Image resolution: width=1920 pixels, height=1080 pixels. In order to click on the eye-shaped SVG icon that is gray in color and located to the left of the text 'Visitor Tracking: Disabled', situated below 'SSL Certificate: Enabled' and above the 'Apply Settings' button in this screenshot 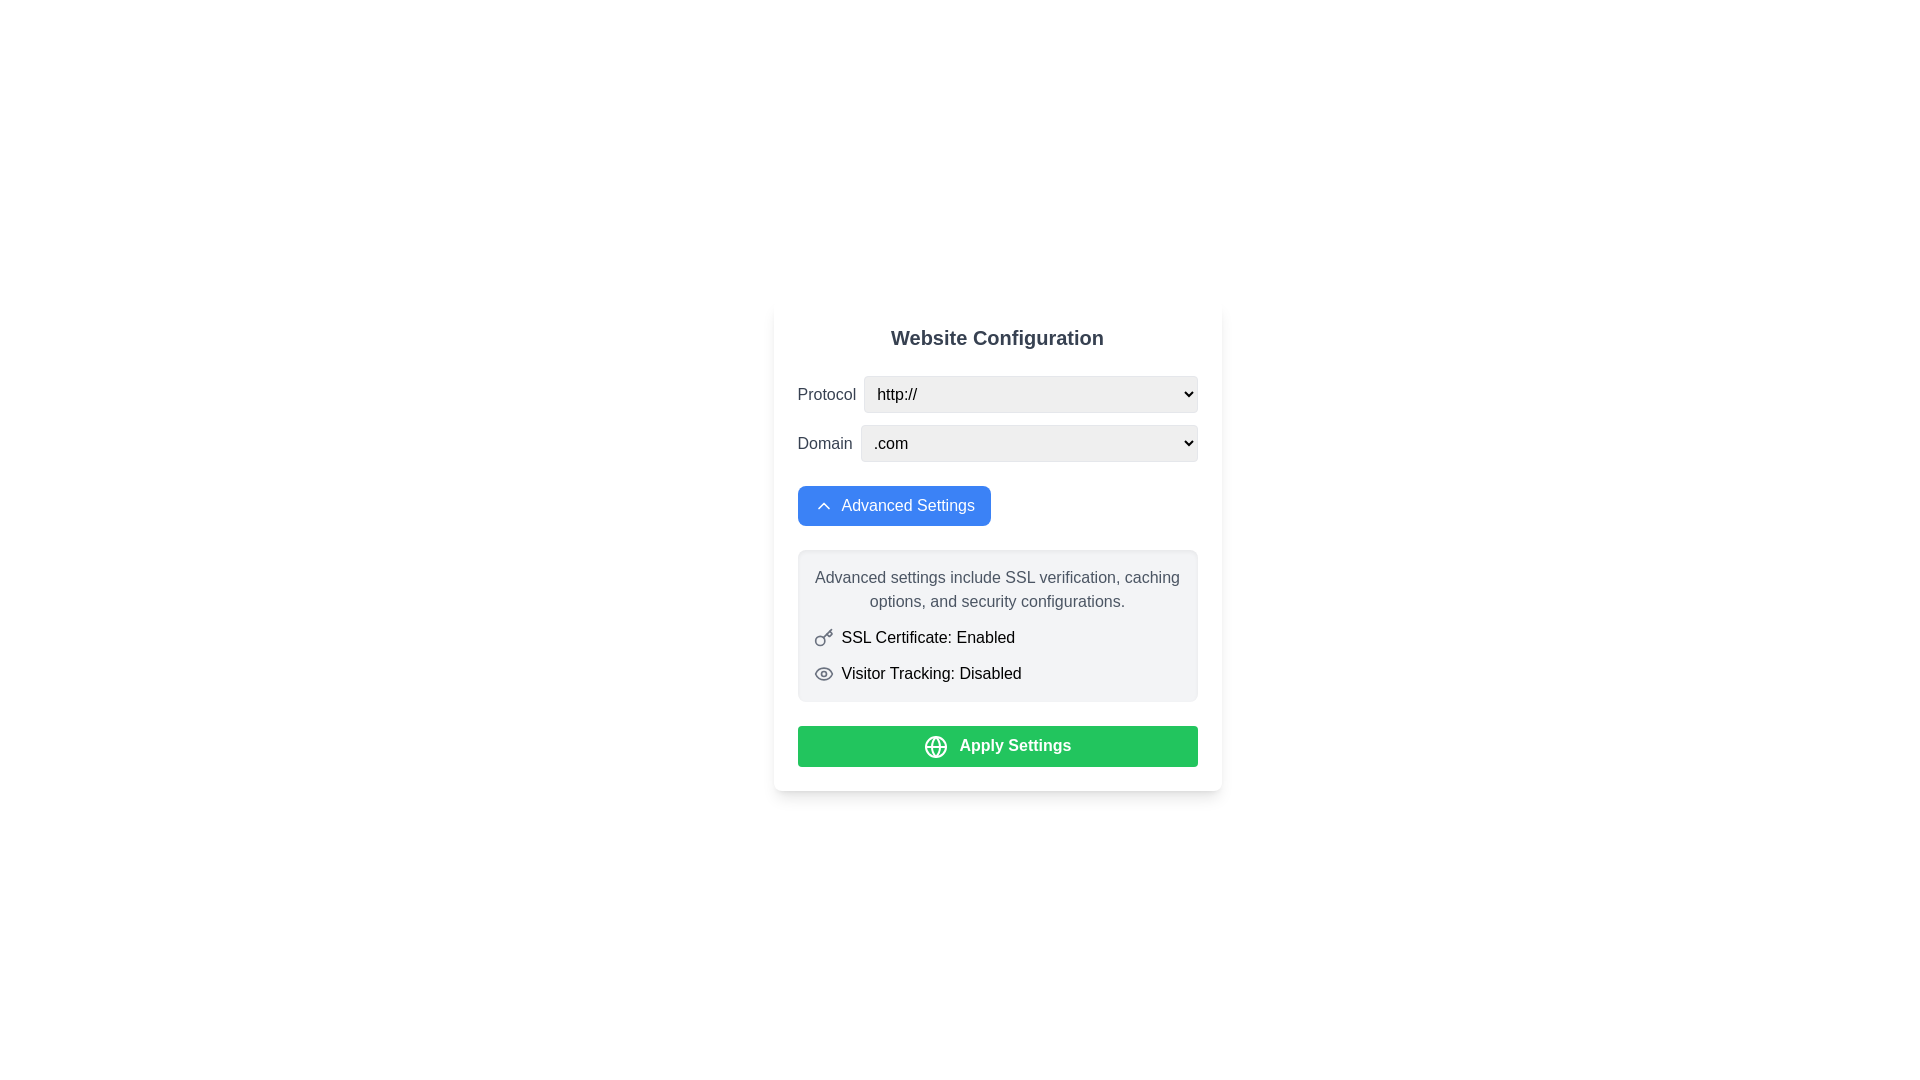, I will do `click(823, 674)`.